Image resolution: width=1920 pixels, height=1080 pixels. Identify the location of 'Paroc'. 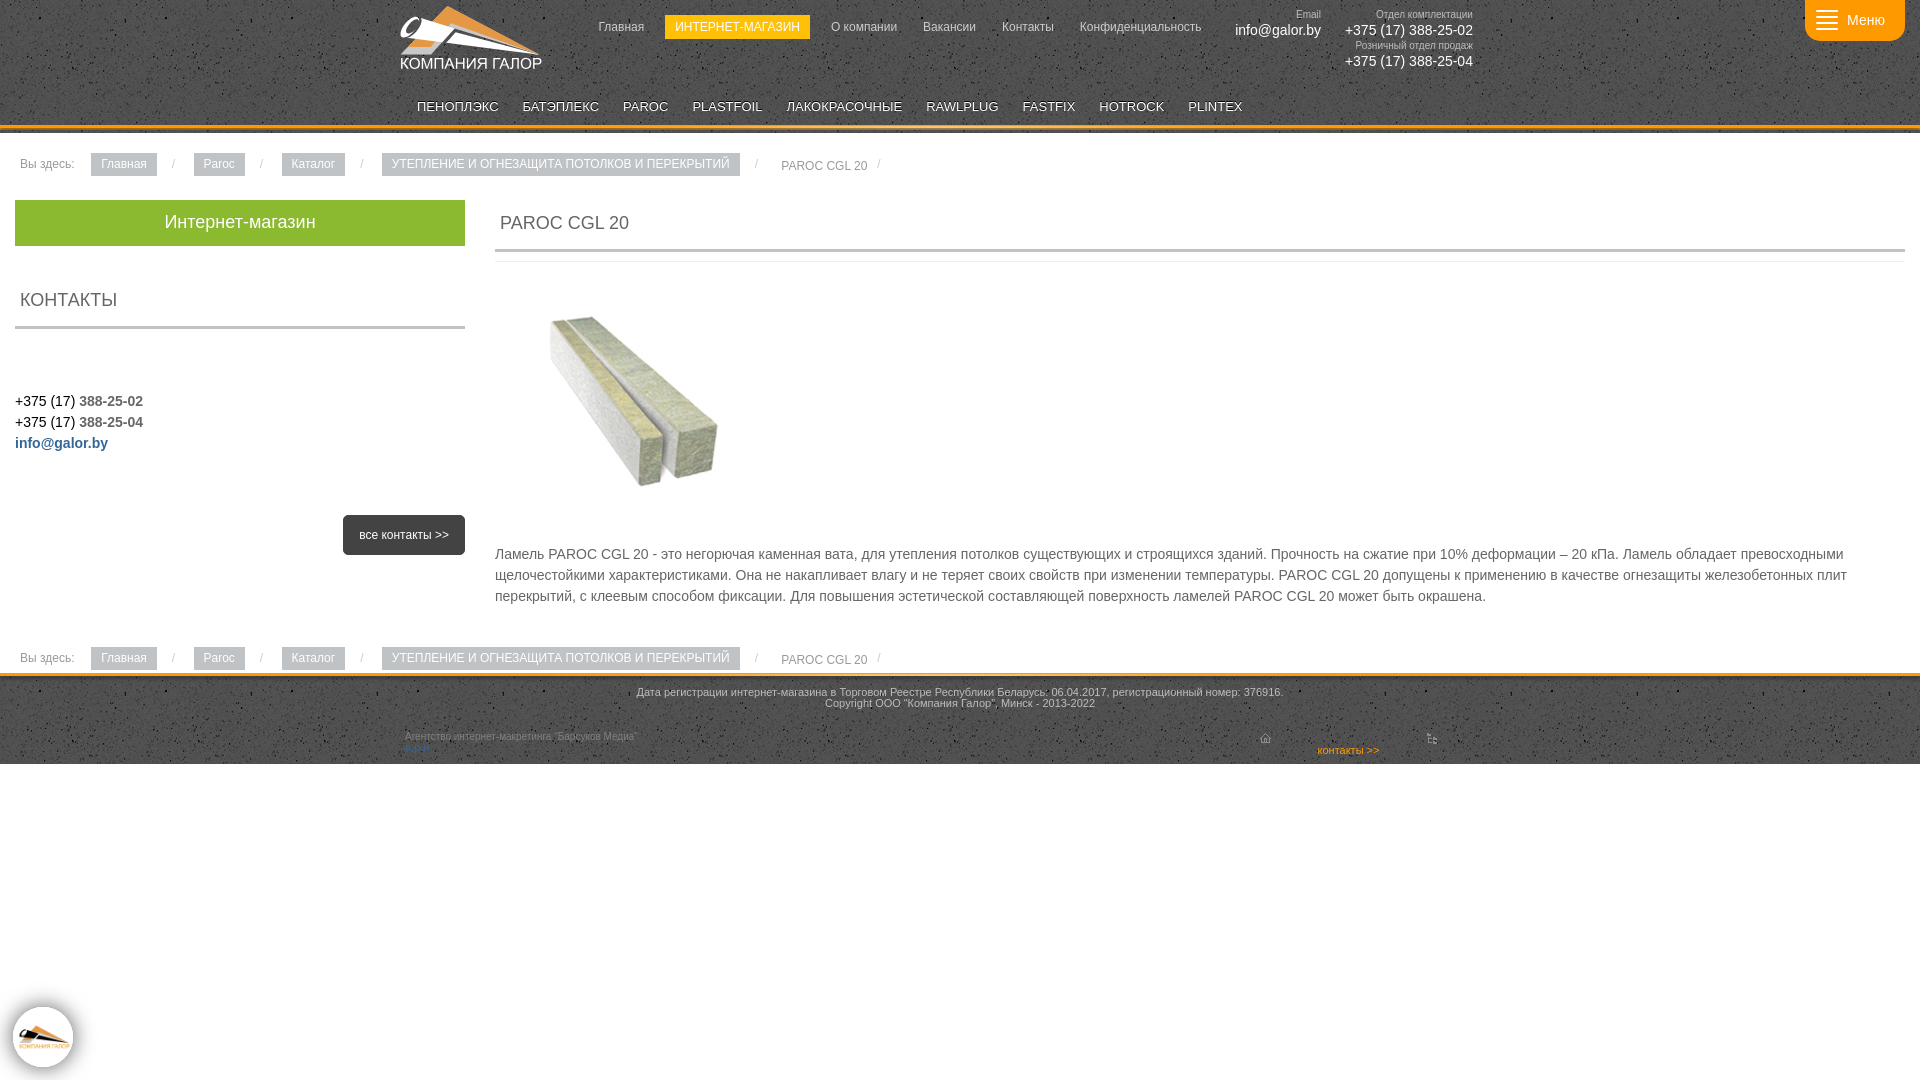
(219, 163).